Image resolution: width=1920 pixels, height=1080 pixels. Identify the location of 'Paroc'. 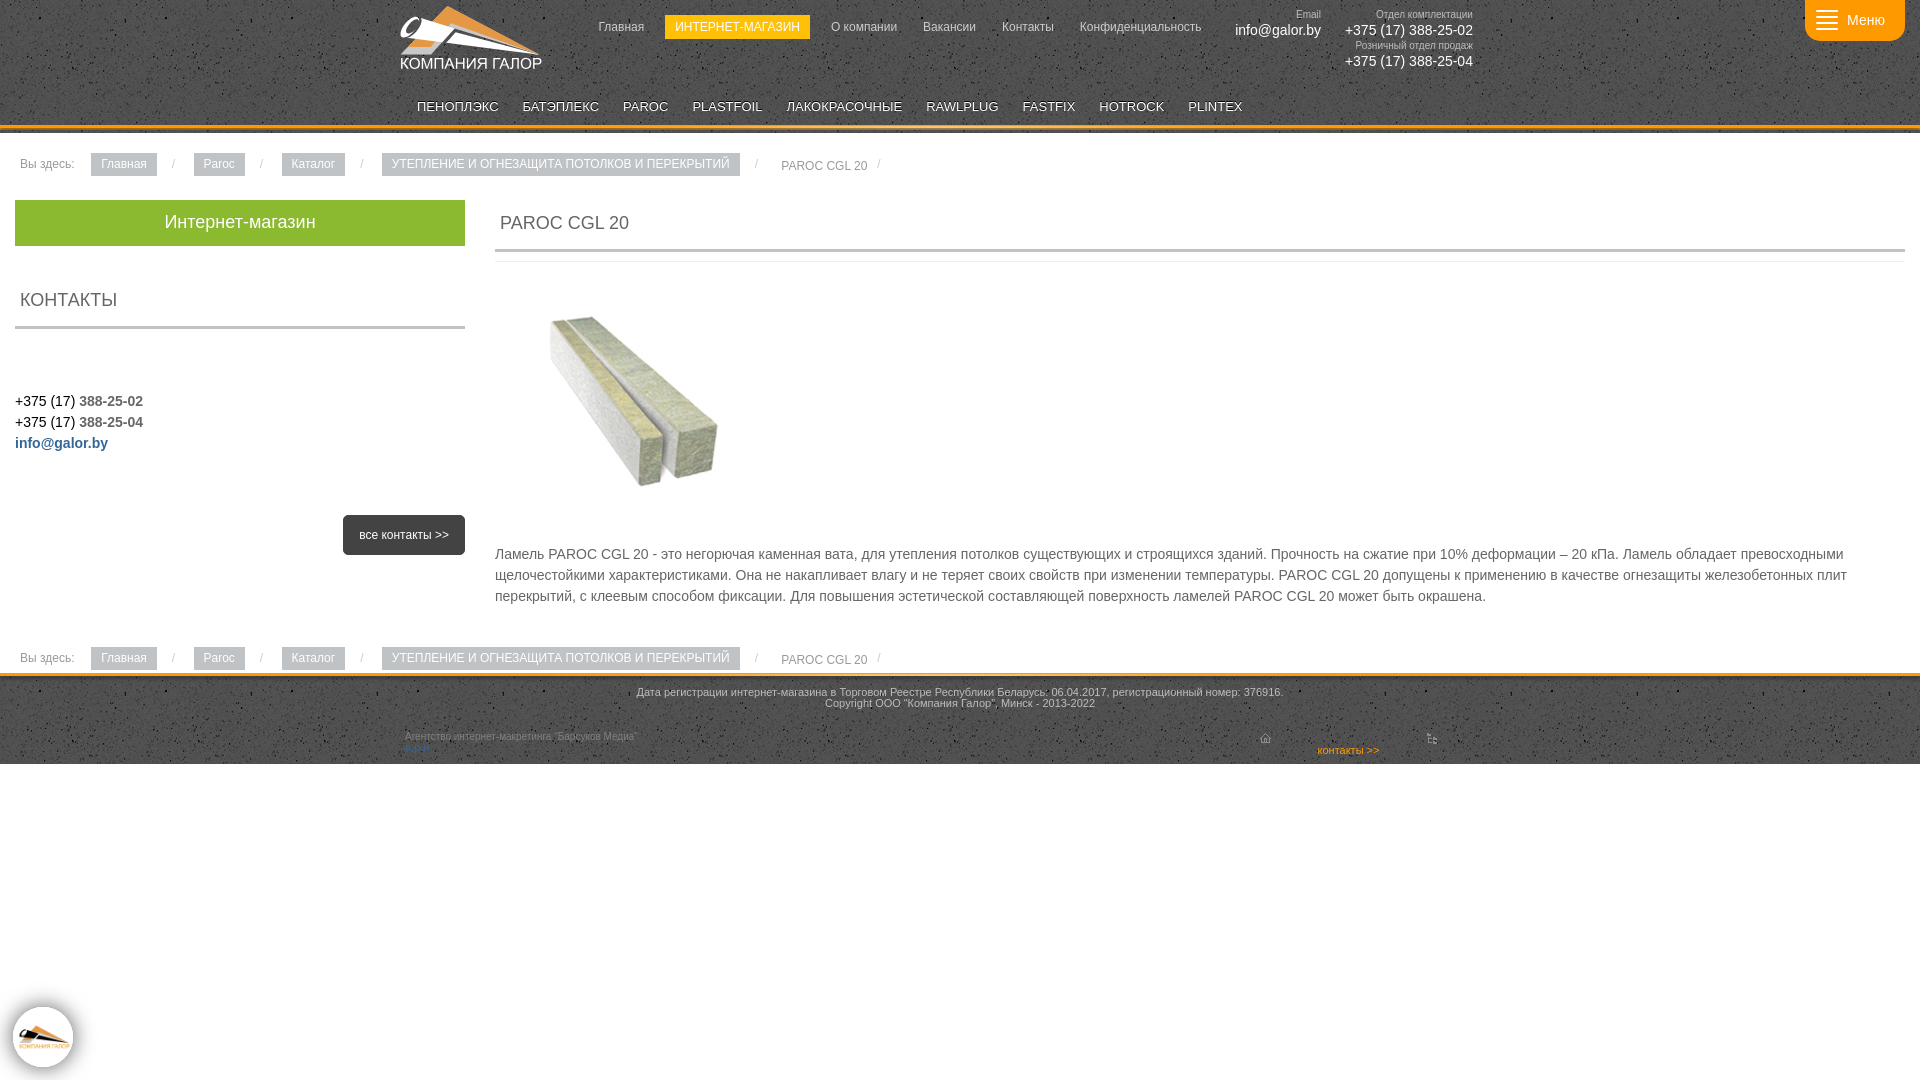
(219, 163).